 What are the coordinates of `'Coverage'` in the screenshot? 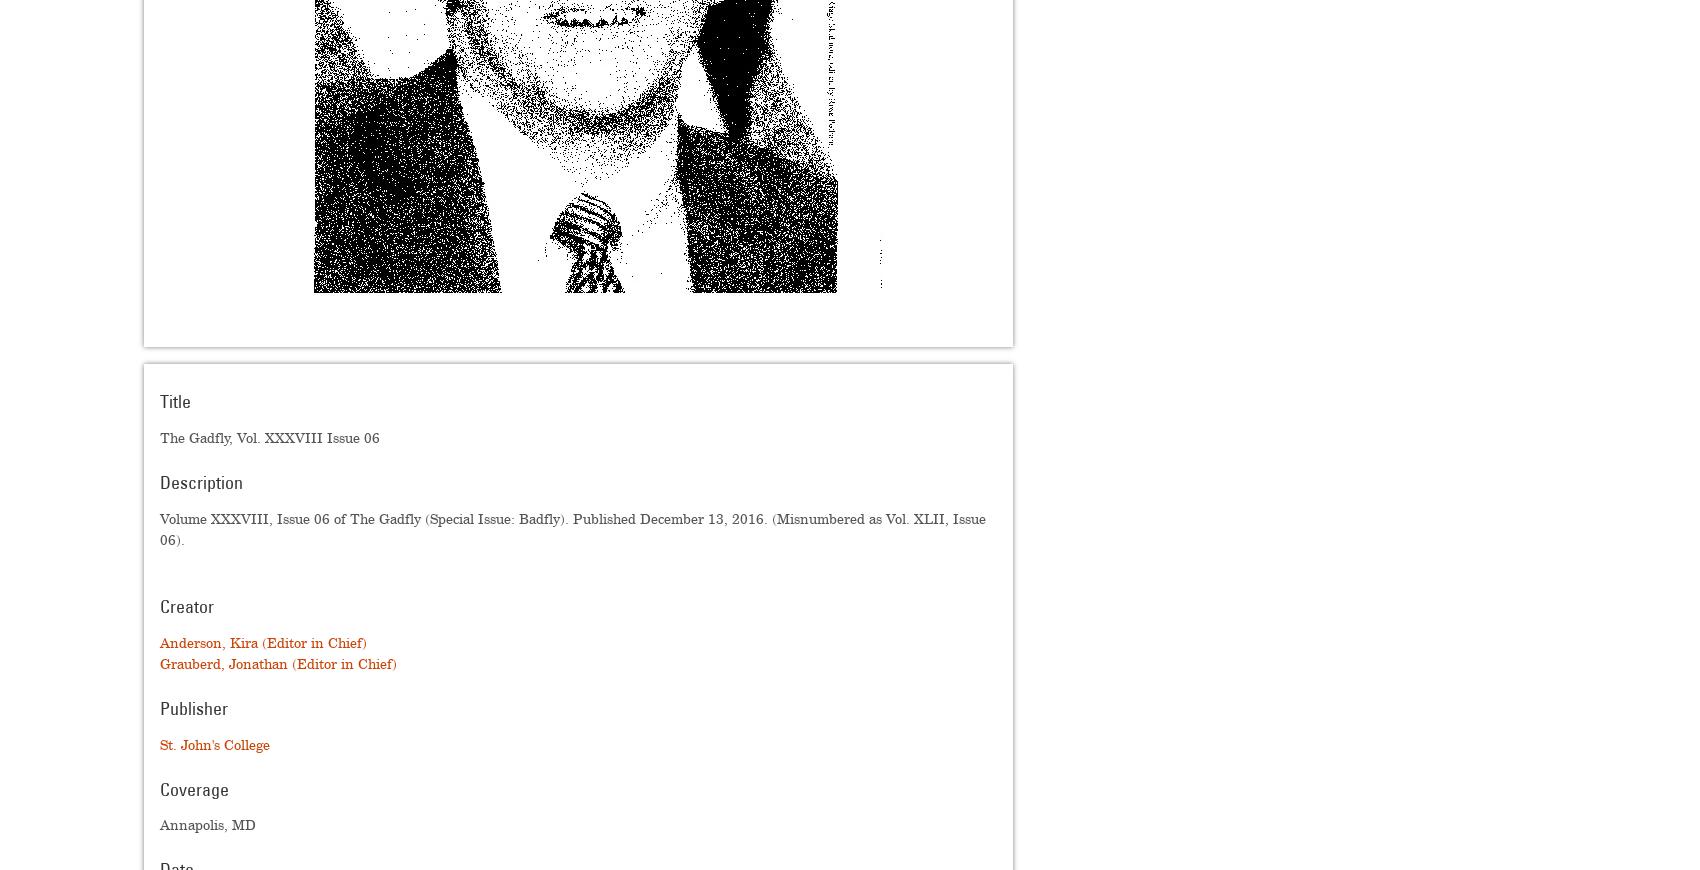 It's located at (158, 789).